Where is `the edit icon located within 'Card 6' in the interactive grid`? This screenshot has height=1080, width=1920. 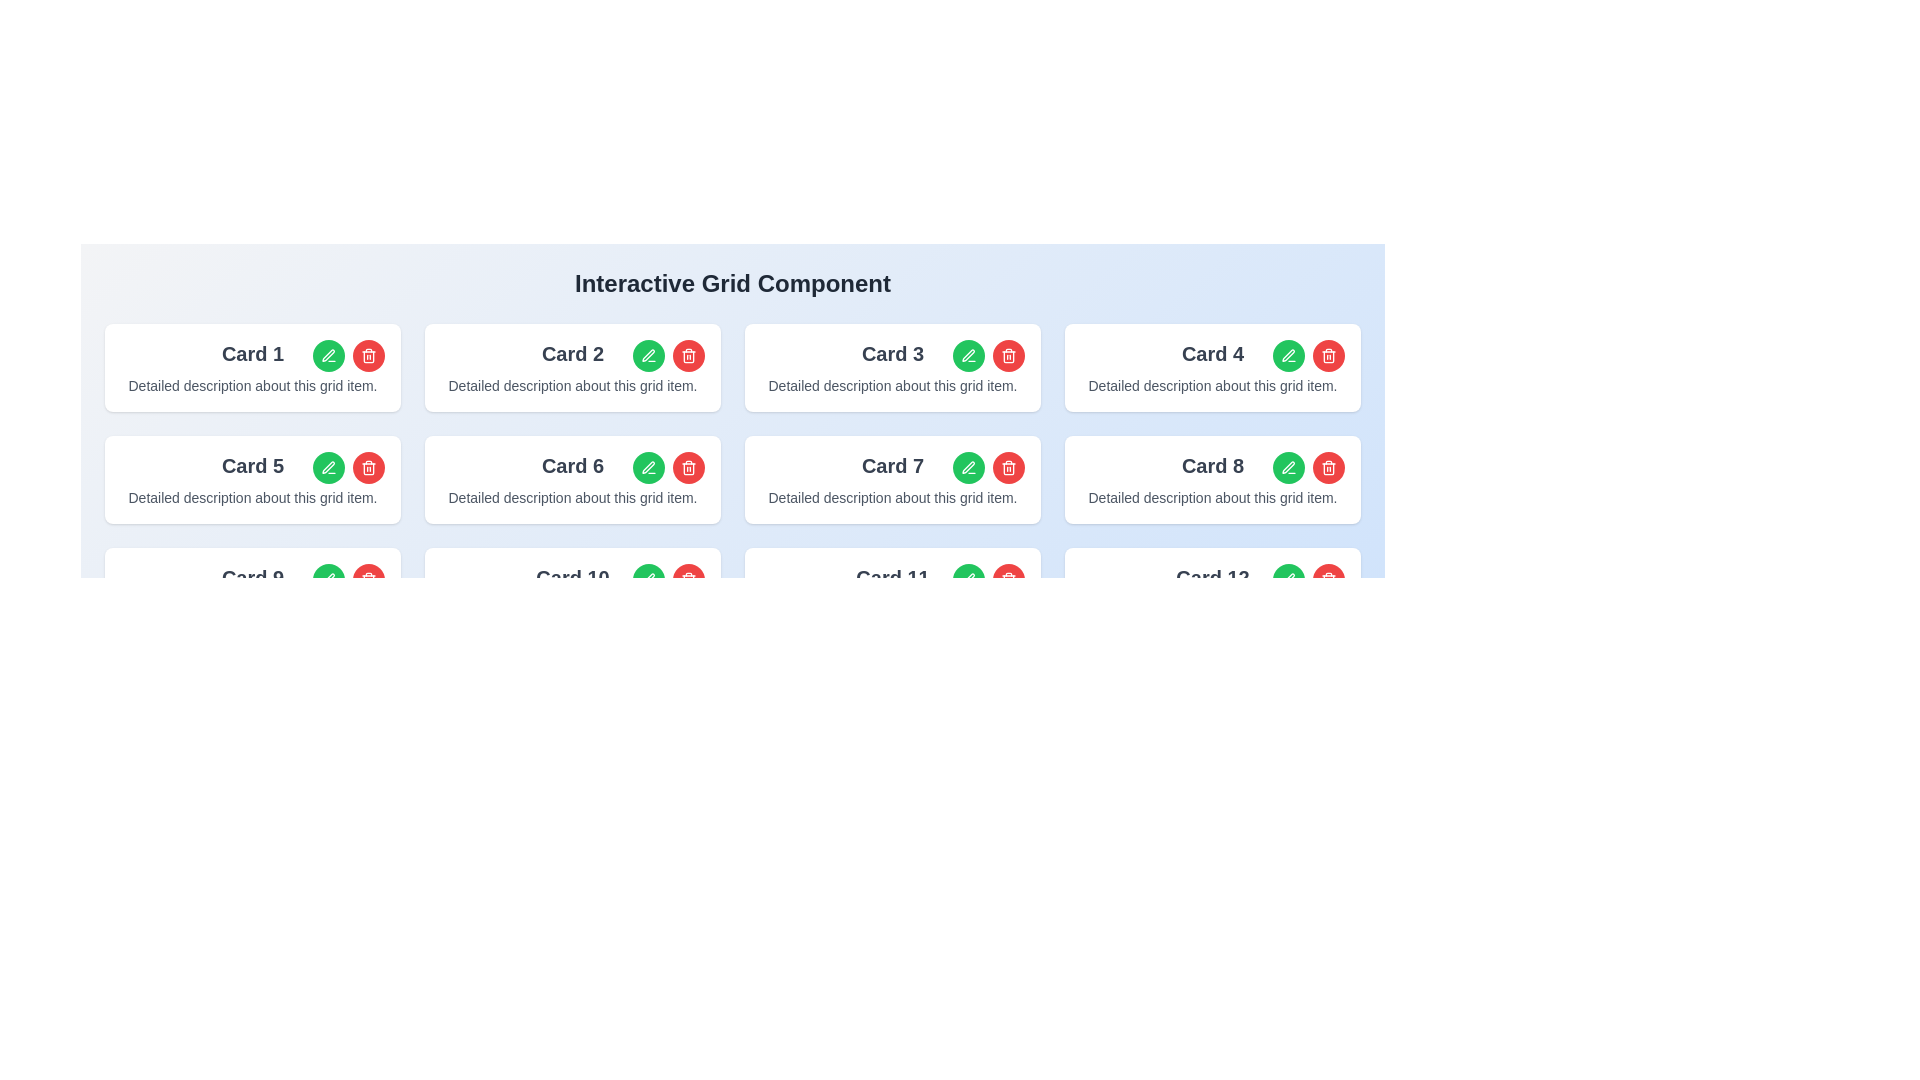 the edit icon located within 'Card 6' in the interactive grid is located at coordinates (648, 467).